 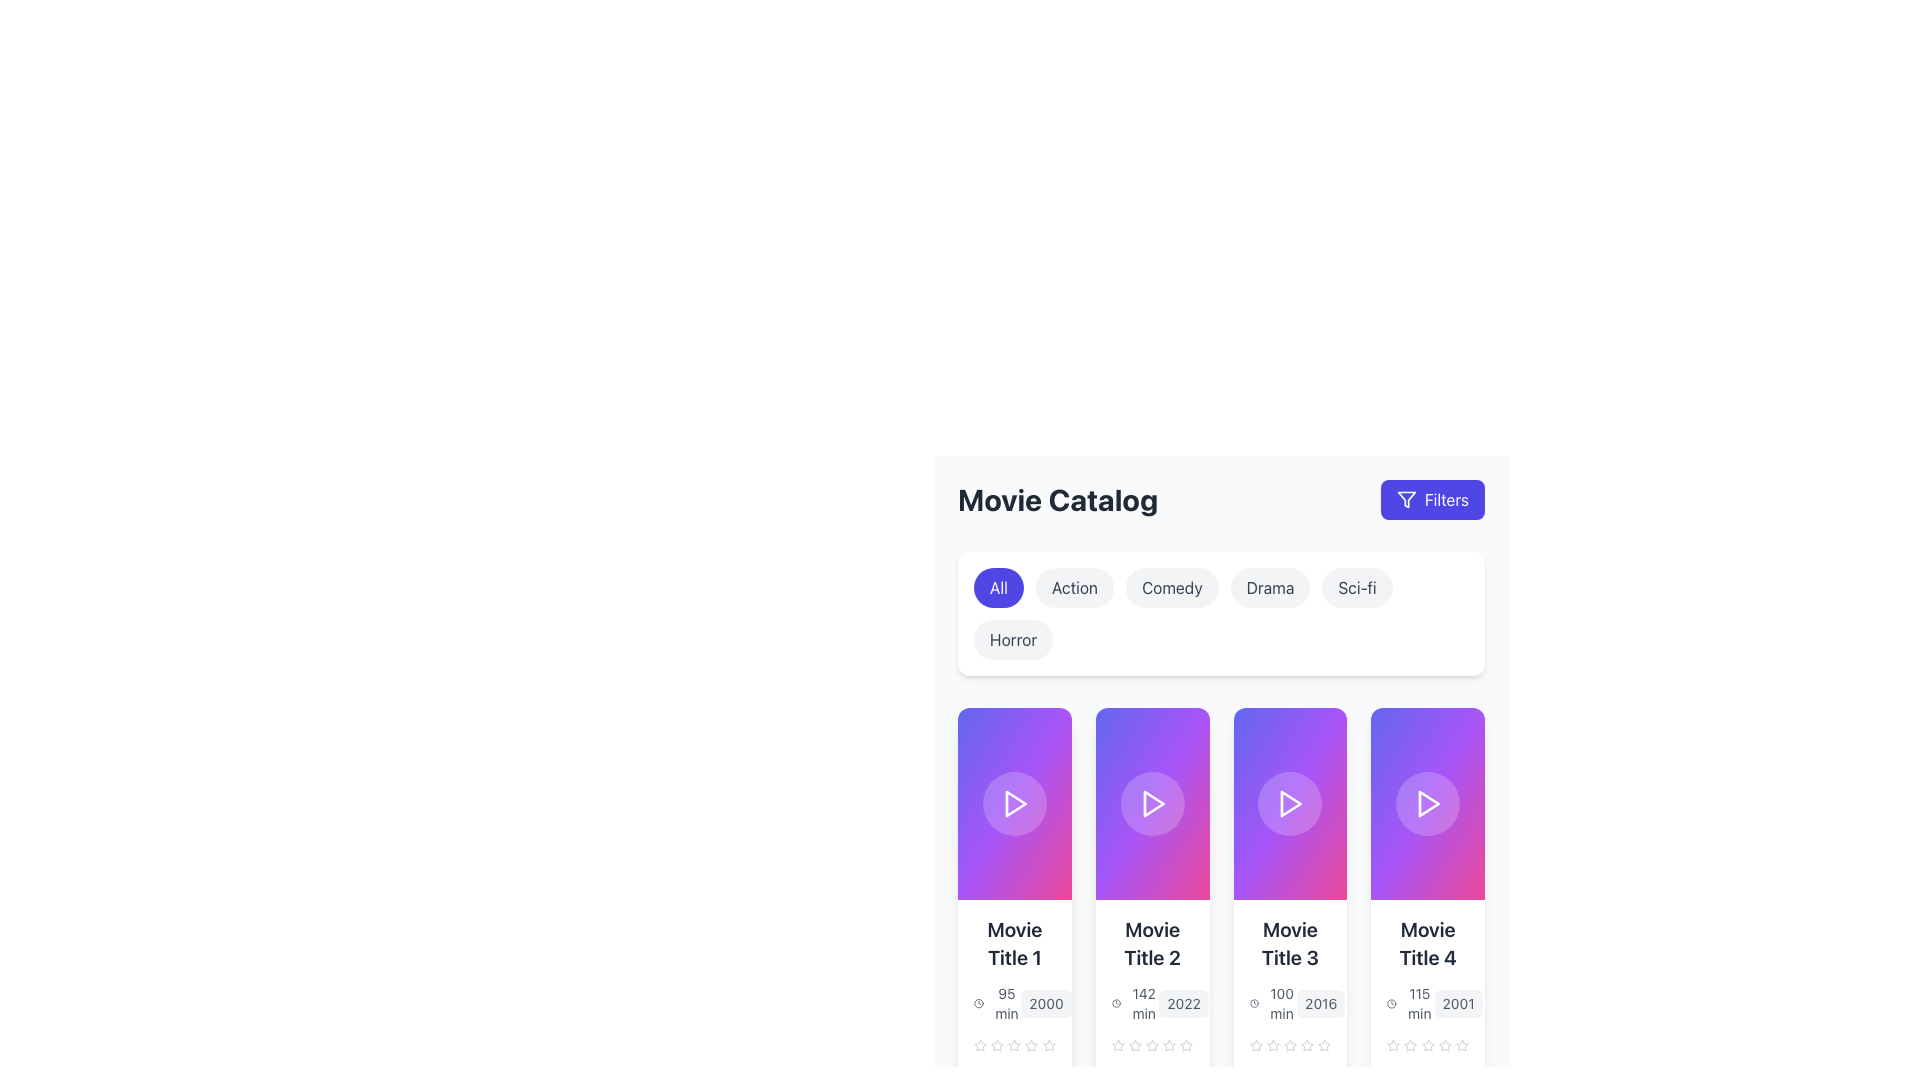 What do you see at coordinates (1427, 1044) in the screenshot?
I see `the third star icon in the rating system for keyboard interactions under the Movie Title 4 card` at bounding box center [1427, 1044].